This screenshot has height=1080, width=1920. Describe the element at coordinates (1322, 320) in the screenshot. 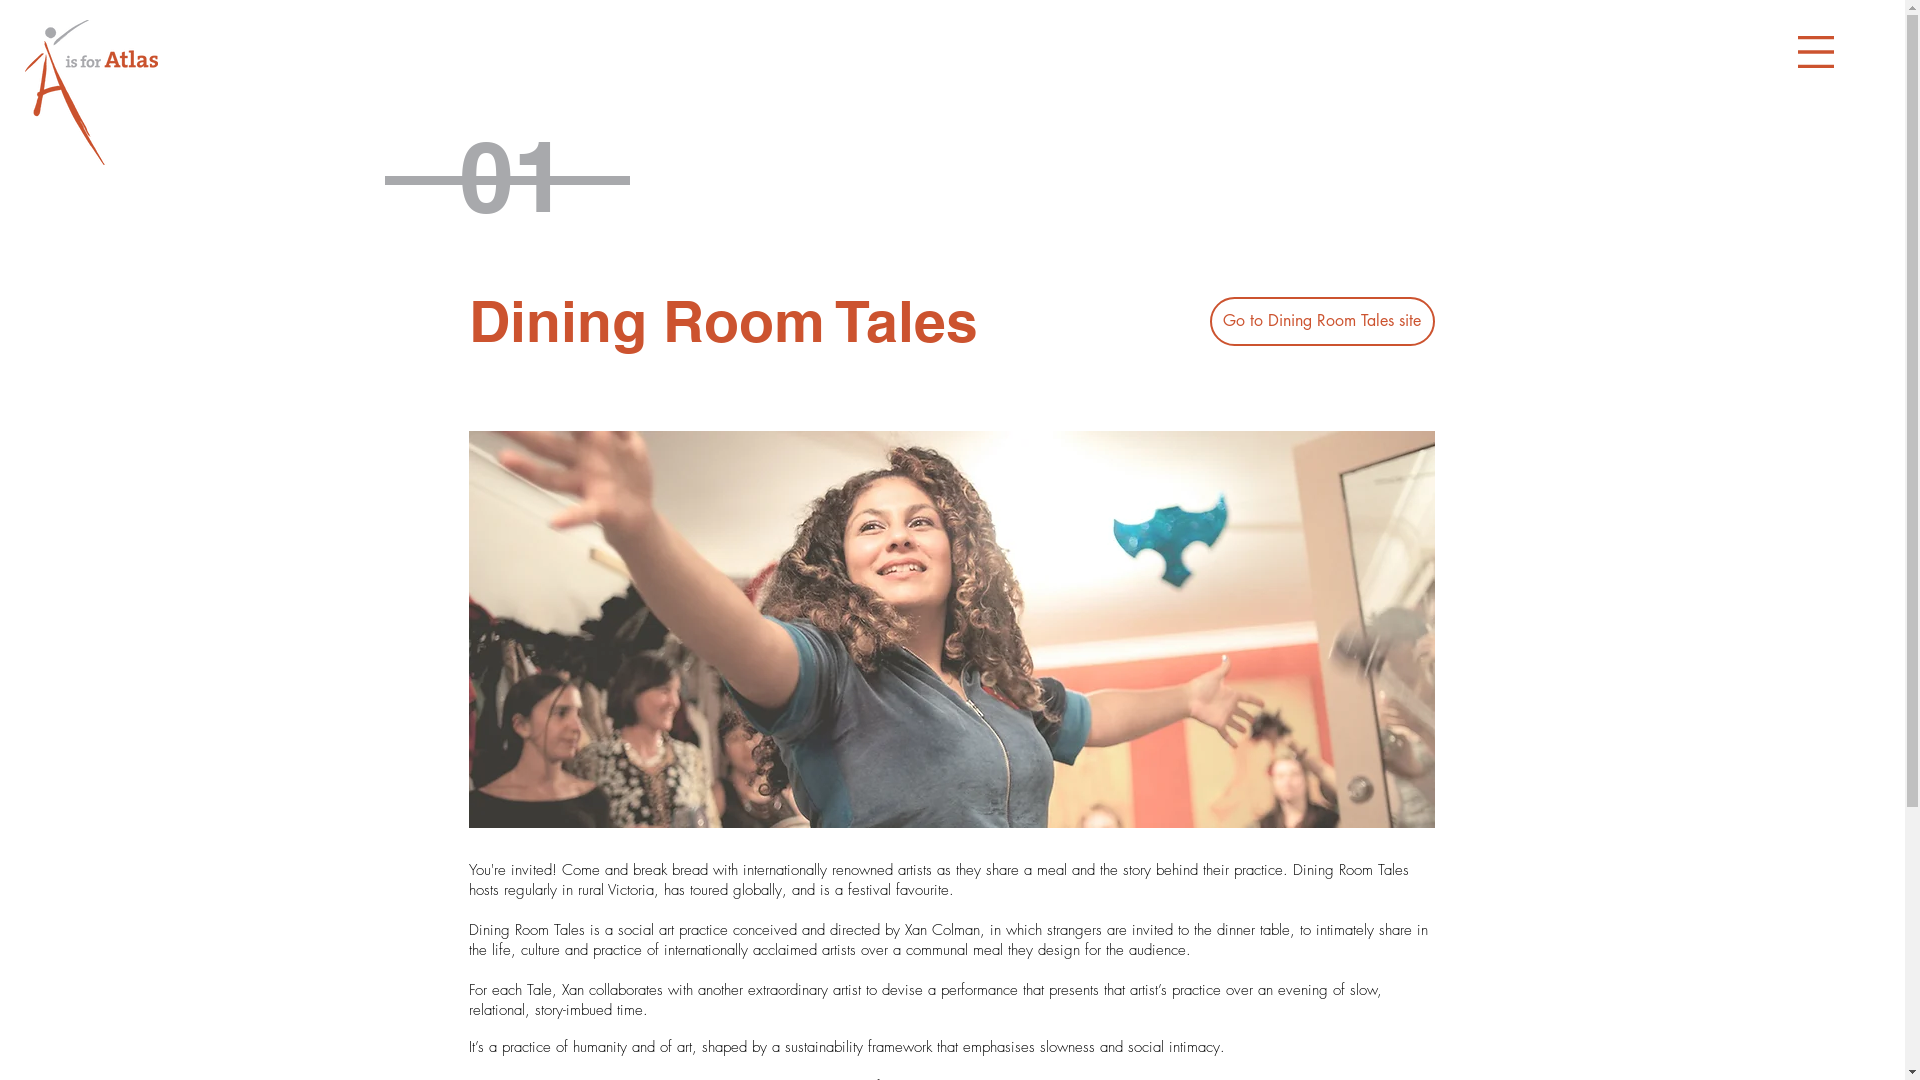

I see `'Go to Dining Room Tales site'` at that location.